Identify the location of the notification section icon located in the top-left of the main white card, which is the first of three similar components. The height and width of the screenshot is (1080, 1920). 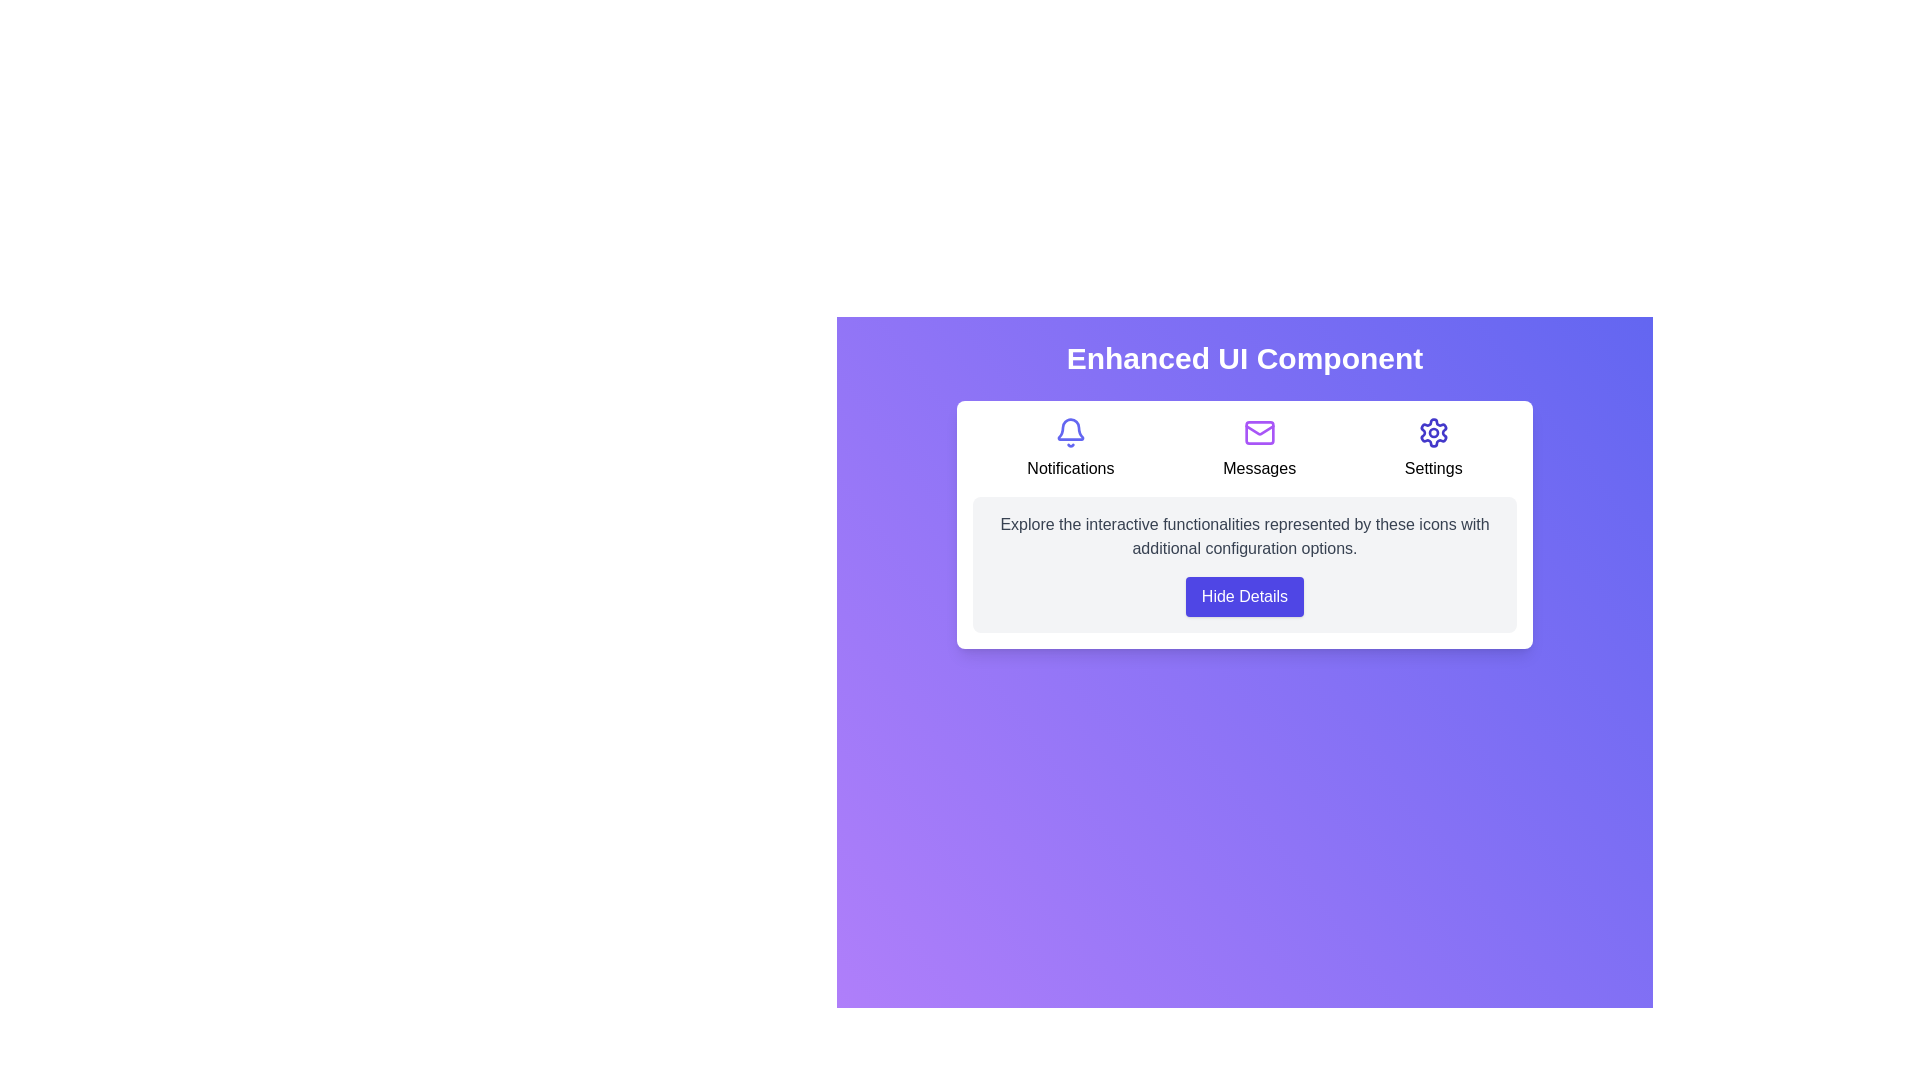
(1069, 447).